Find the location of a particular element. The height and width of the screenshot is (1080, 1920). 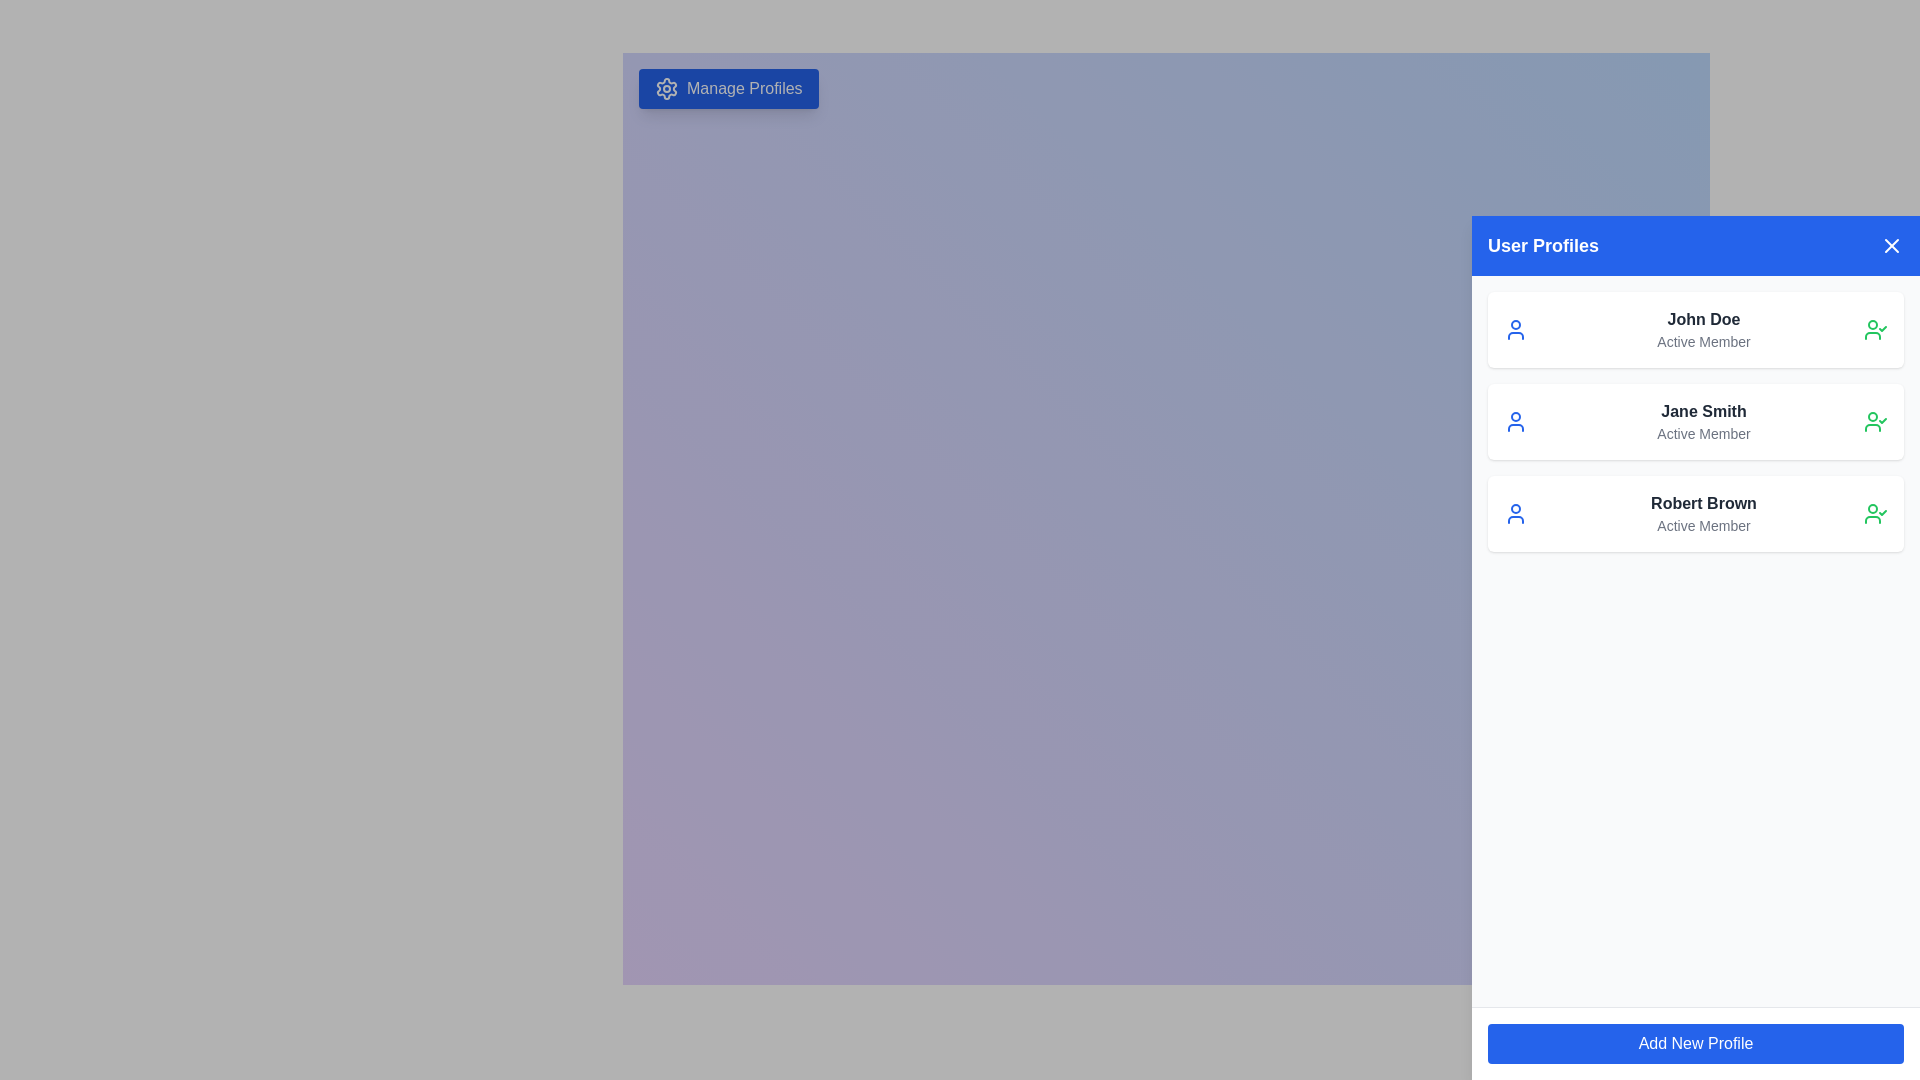

the text display showing 'Jane Smith' and 'Active Member' in bold and gray respectively, located in the second item of a vertical list is located at coordinates (1703, 420).